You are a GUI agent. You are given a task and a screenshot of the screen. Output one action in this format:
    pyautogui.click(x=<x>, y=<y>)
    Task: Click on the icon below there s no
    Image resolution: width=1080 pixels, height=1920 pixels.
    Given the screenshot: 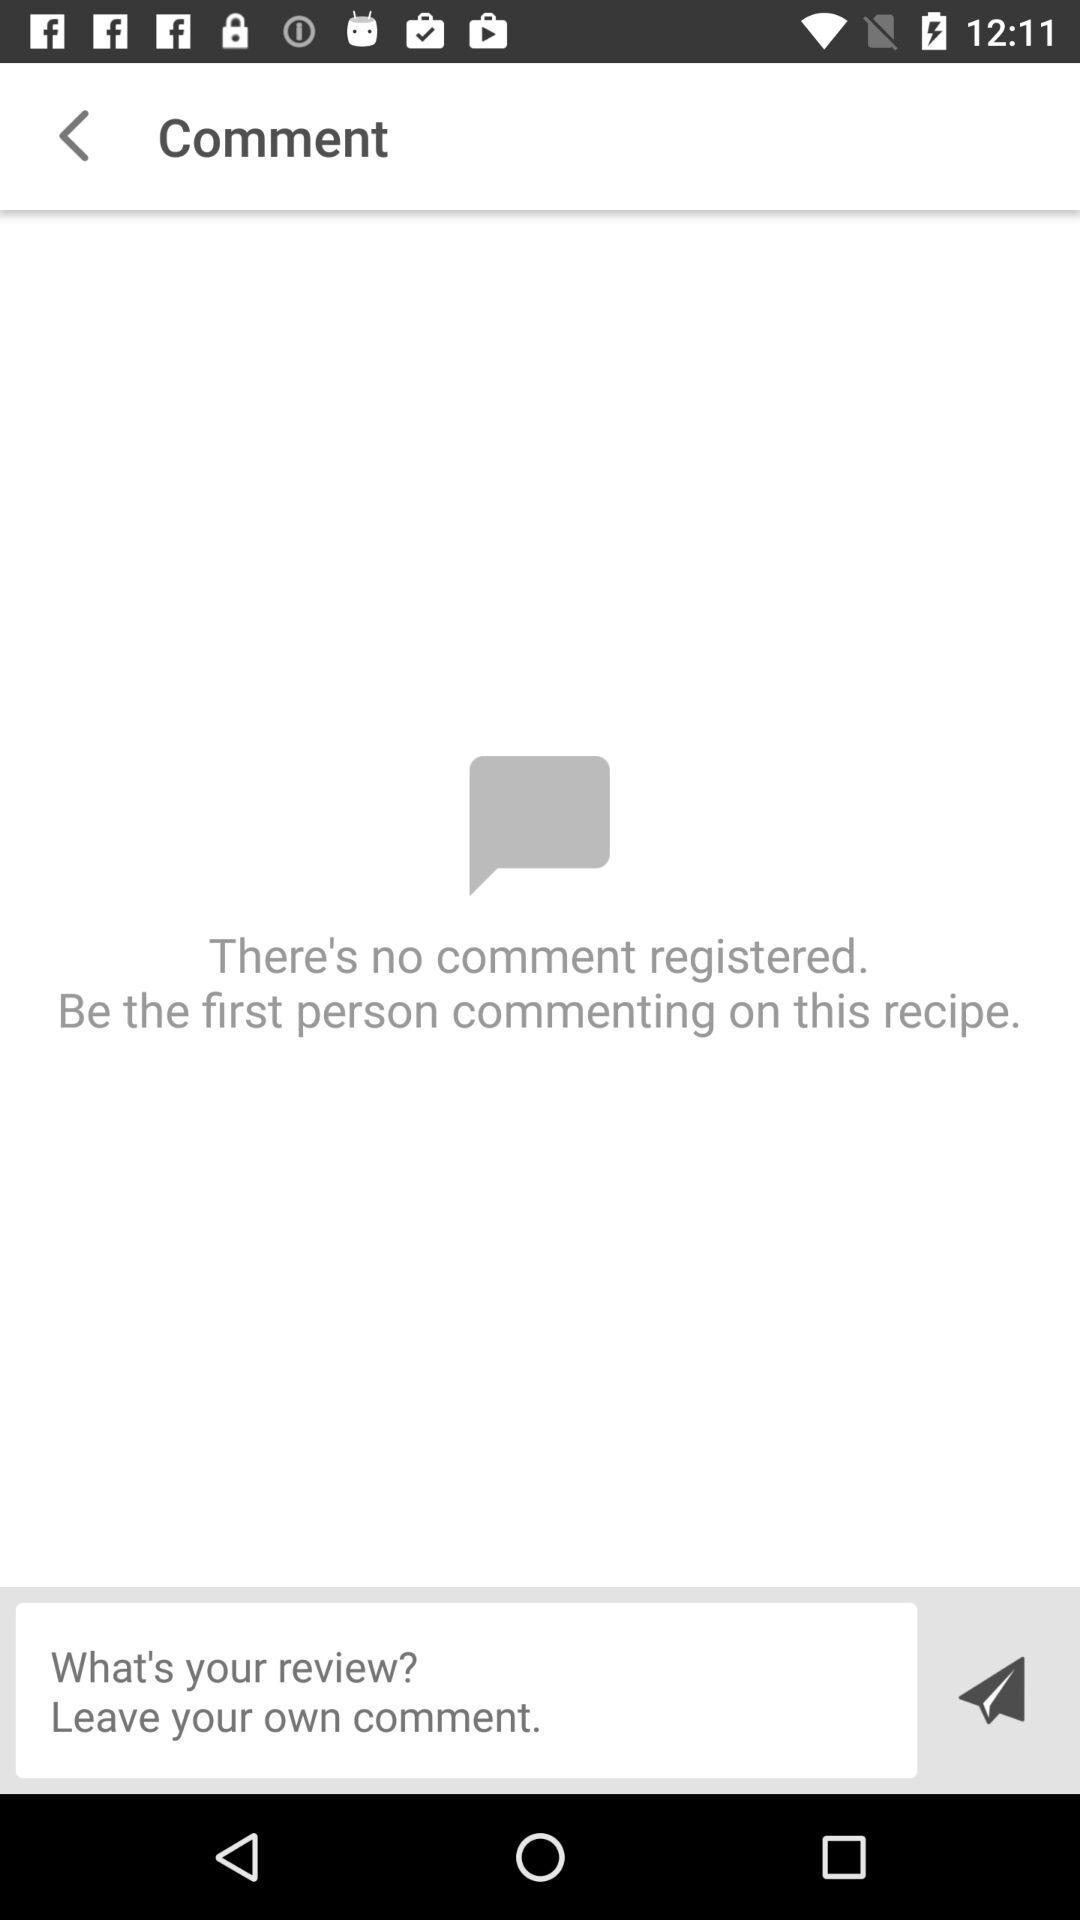 What is the action you would take?
    pyautogui.click(x=466, y=1689)
    